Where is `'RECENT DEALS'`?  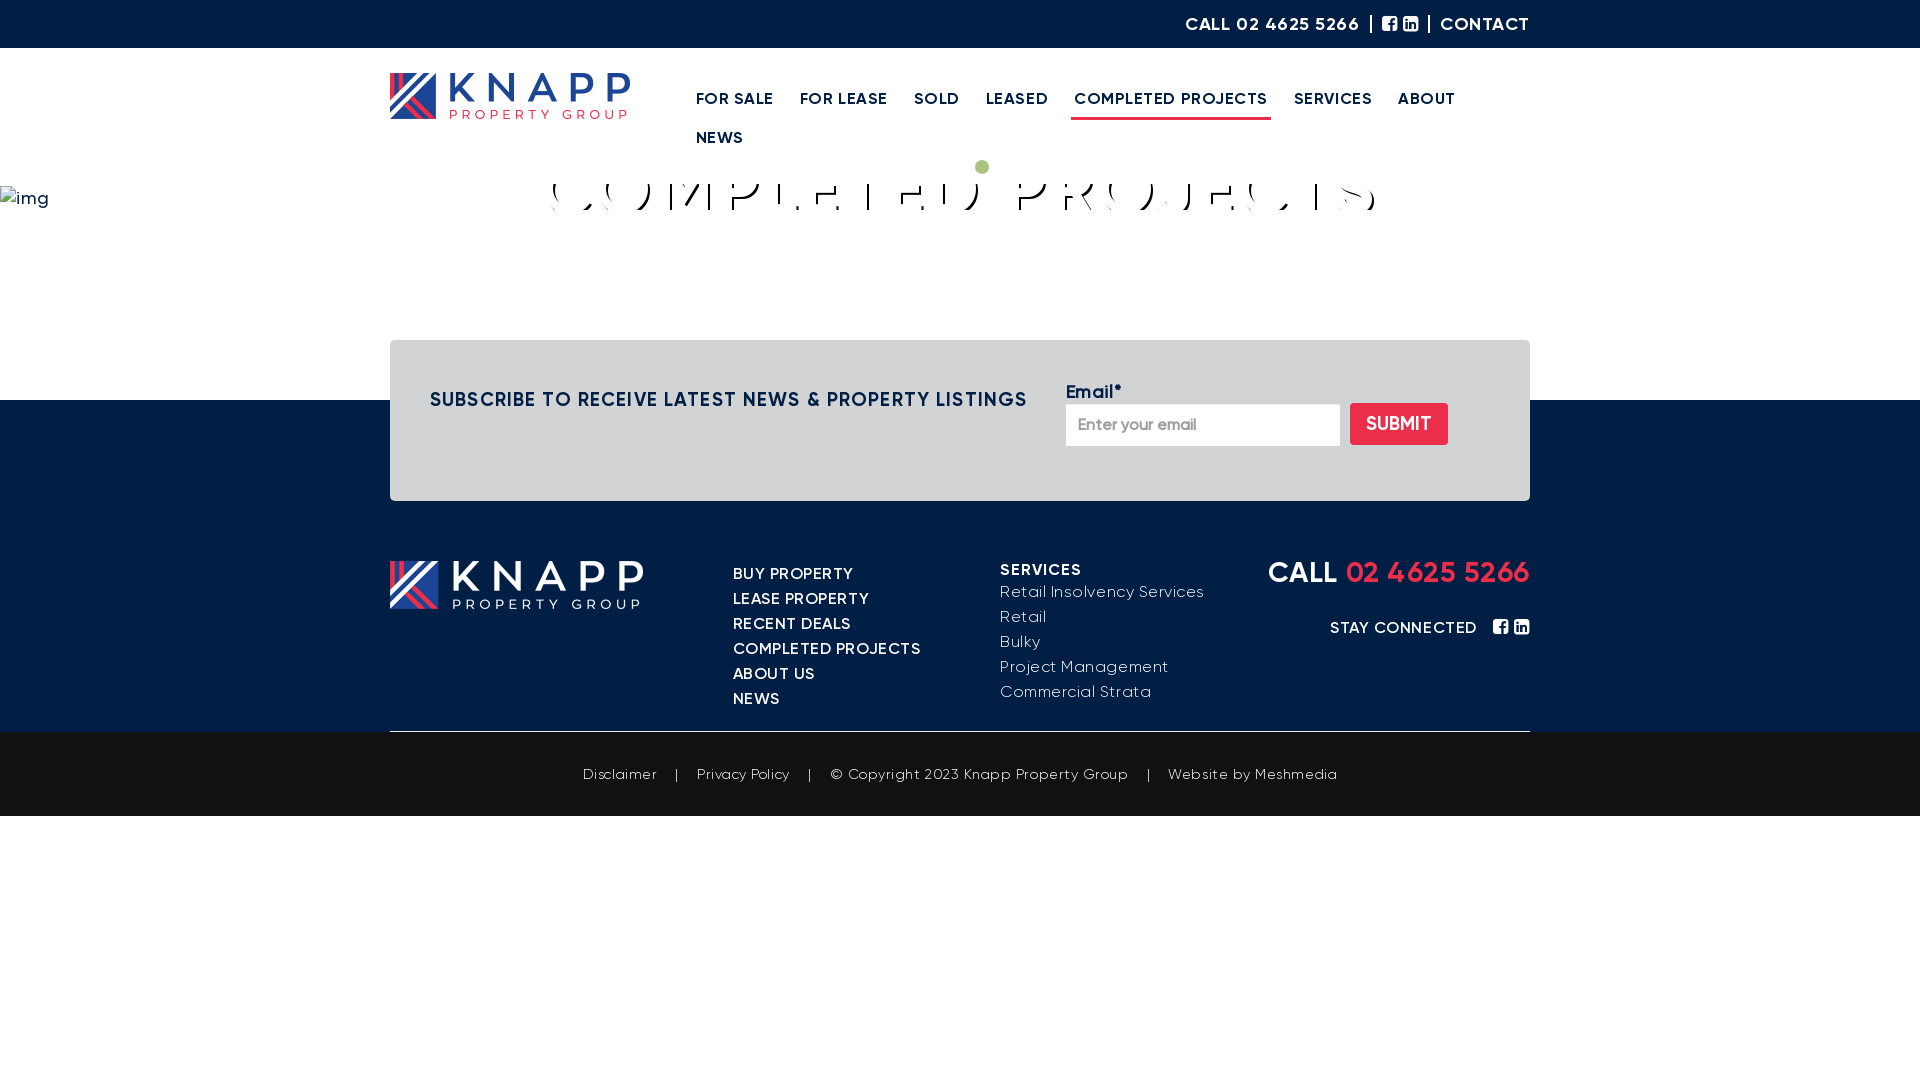 'RECENT DEALS' is located at coordinates (790, 622).